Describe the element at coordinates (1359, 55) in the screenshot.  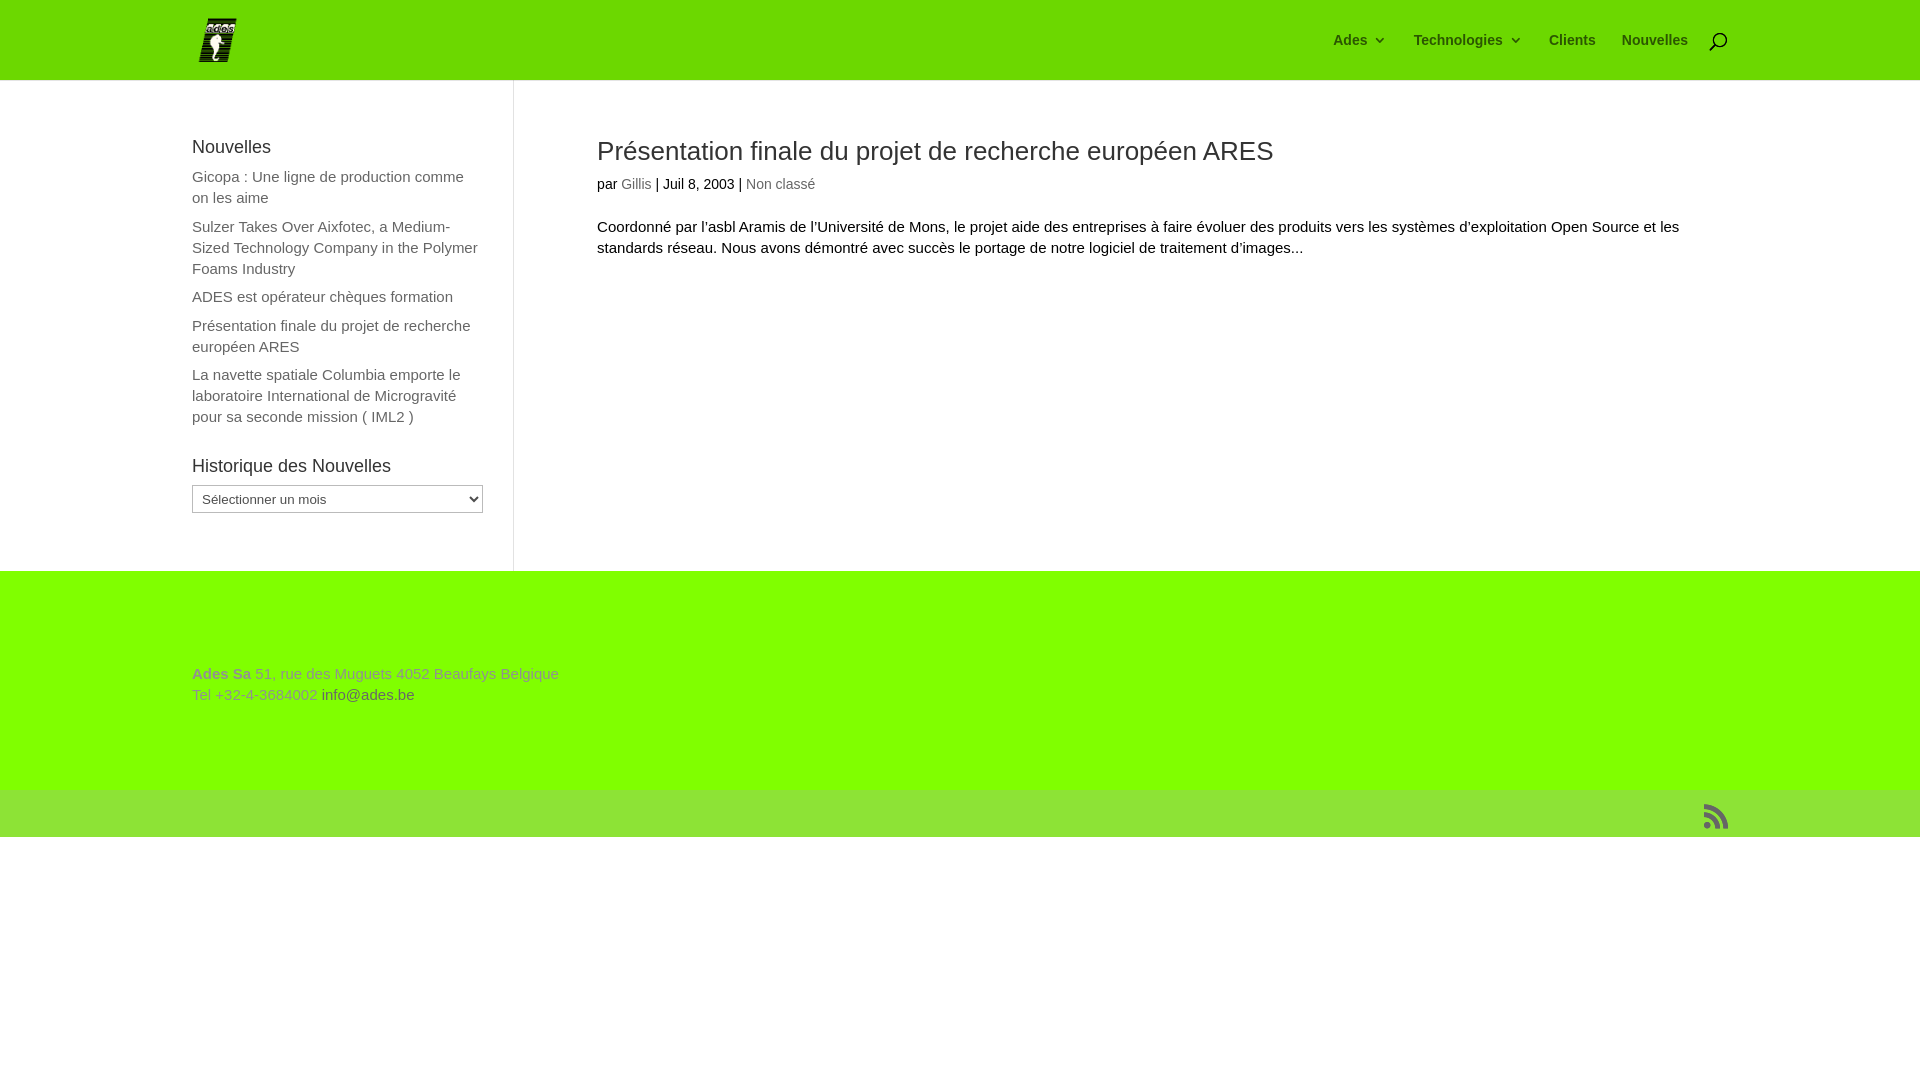
I see `'Ades'` at that location.